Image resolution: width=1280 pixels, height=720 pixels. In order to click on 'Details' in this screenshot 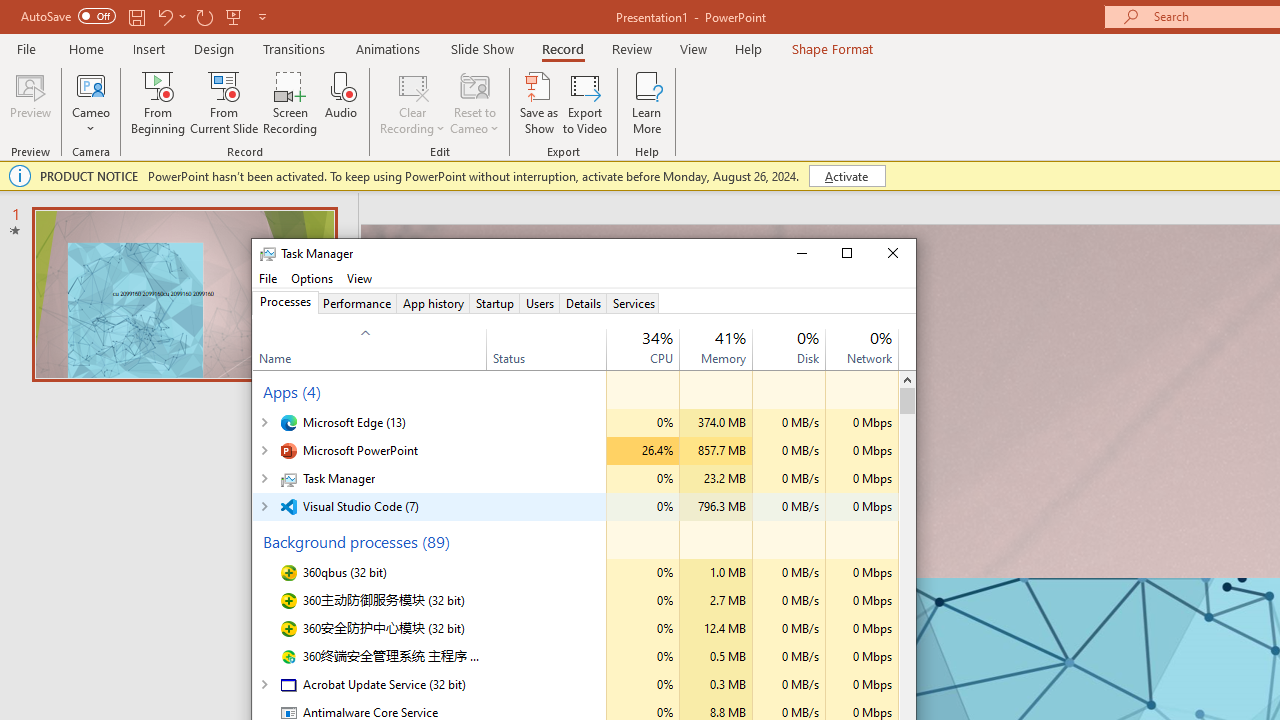, I will do `click(582, 303)`.